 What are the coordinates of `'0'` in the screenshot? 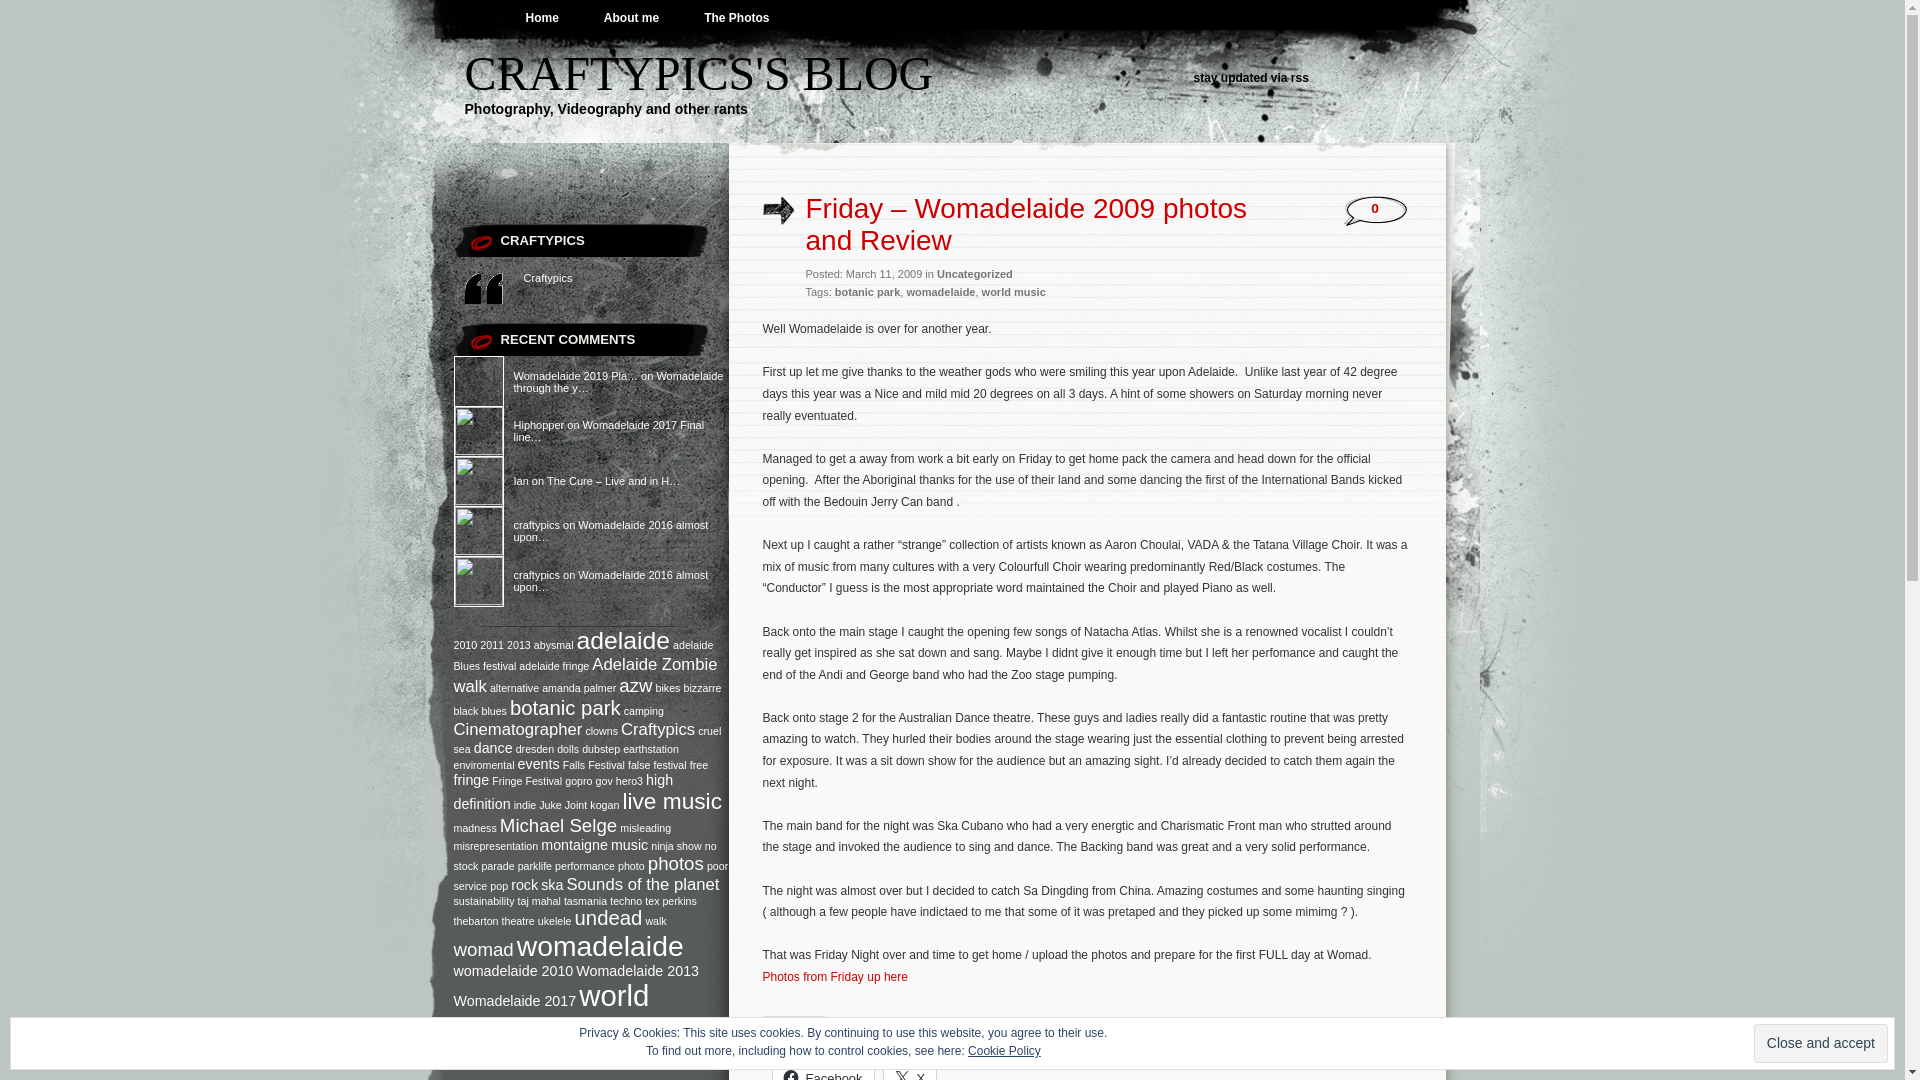 It's located at (1373, 208).